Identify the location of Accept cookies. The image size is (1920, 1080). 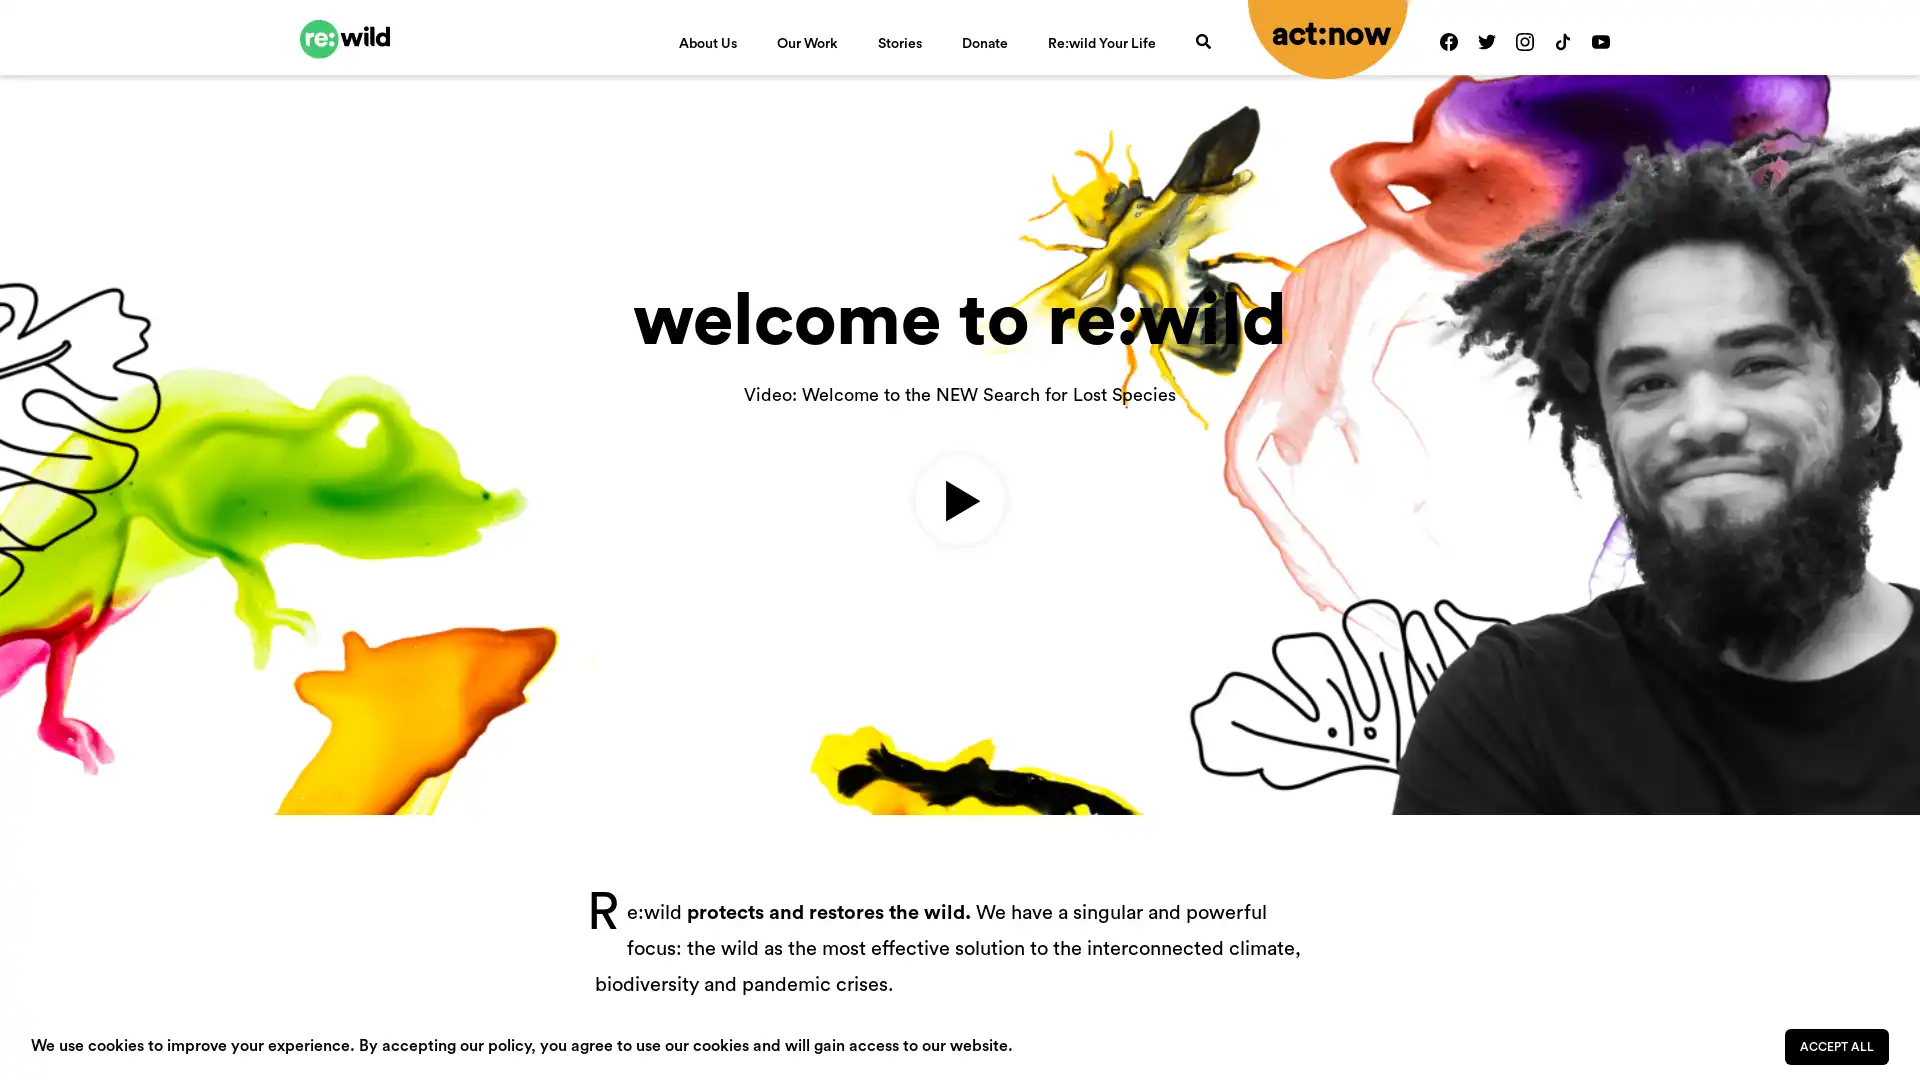
(1837, 1045).